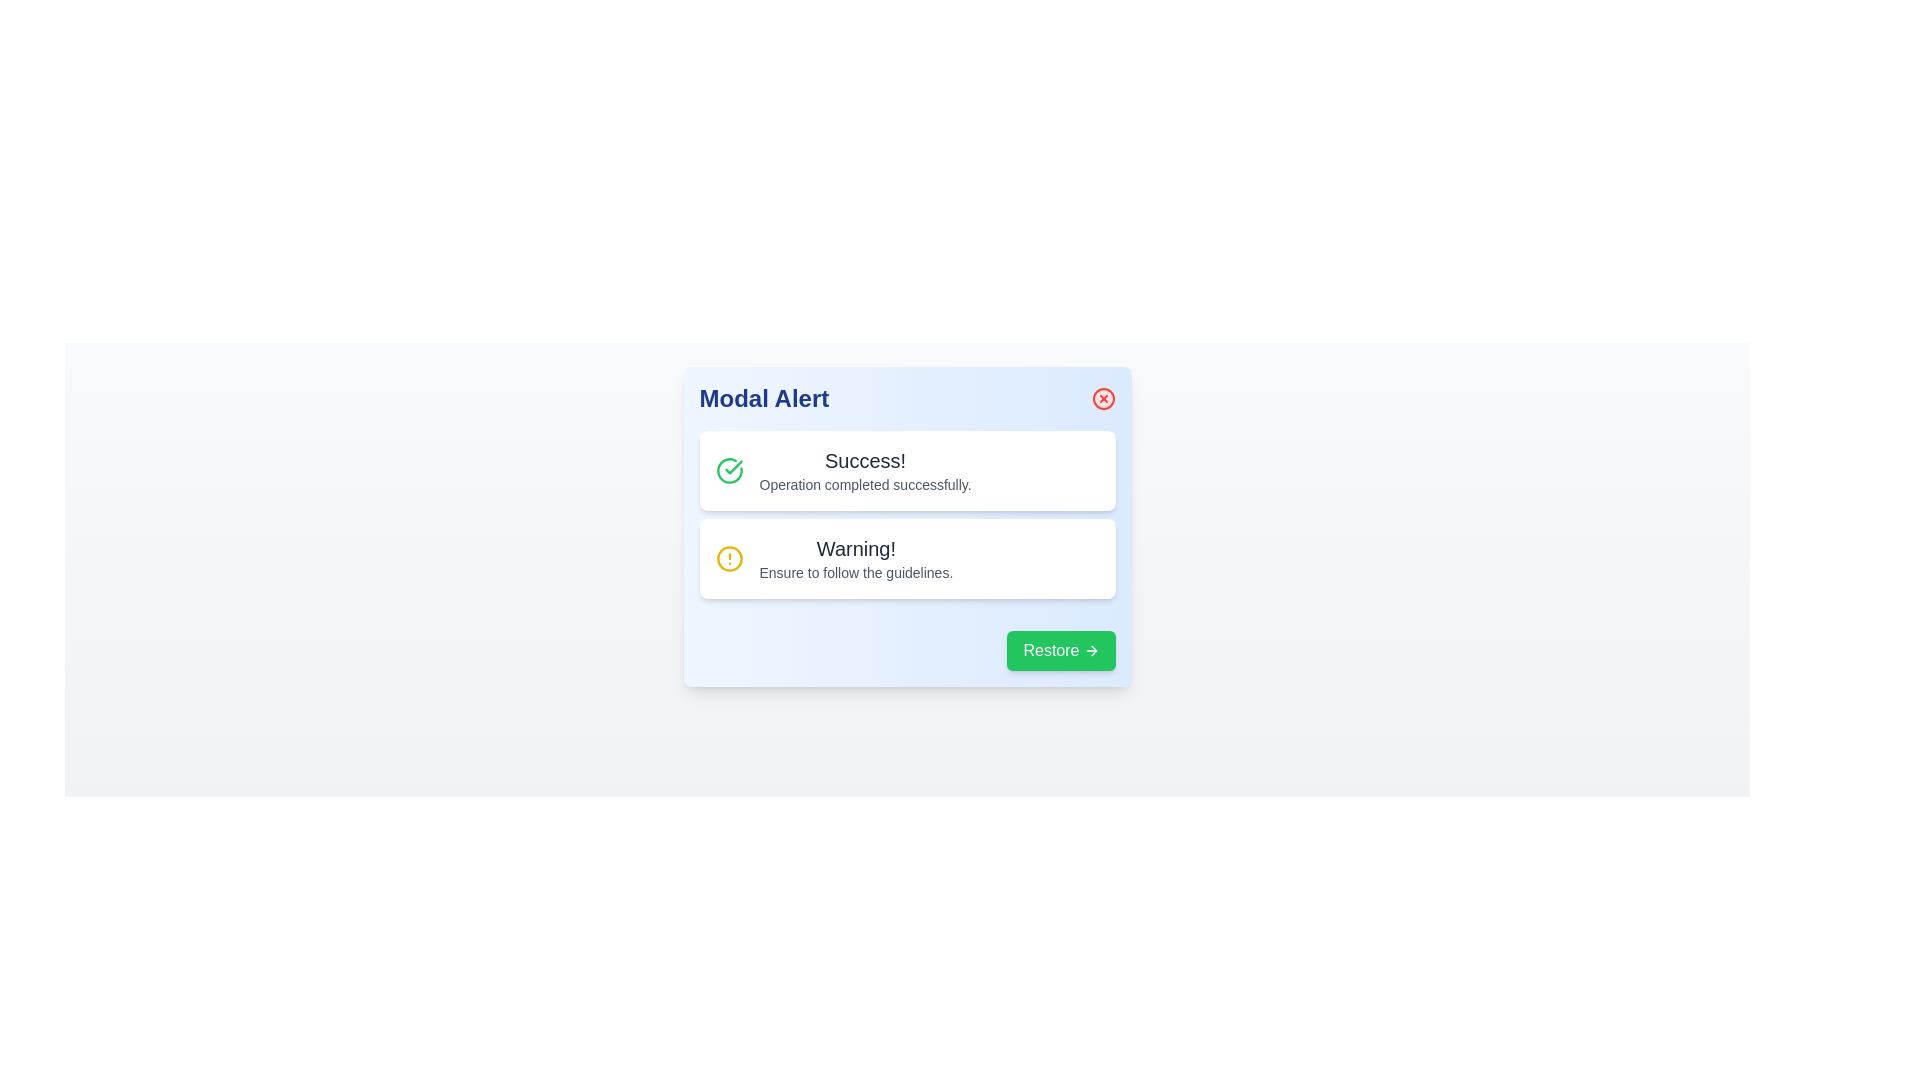 This screenshot has width=1920, height=1080. What do you see at coordinates (732, 467) in the screenshot?
I see `the green checkmark icon within the circular outline located in the top-left corner of the 'Success!' card in the modal interface` at bounding box center [732, 467].